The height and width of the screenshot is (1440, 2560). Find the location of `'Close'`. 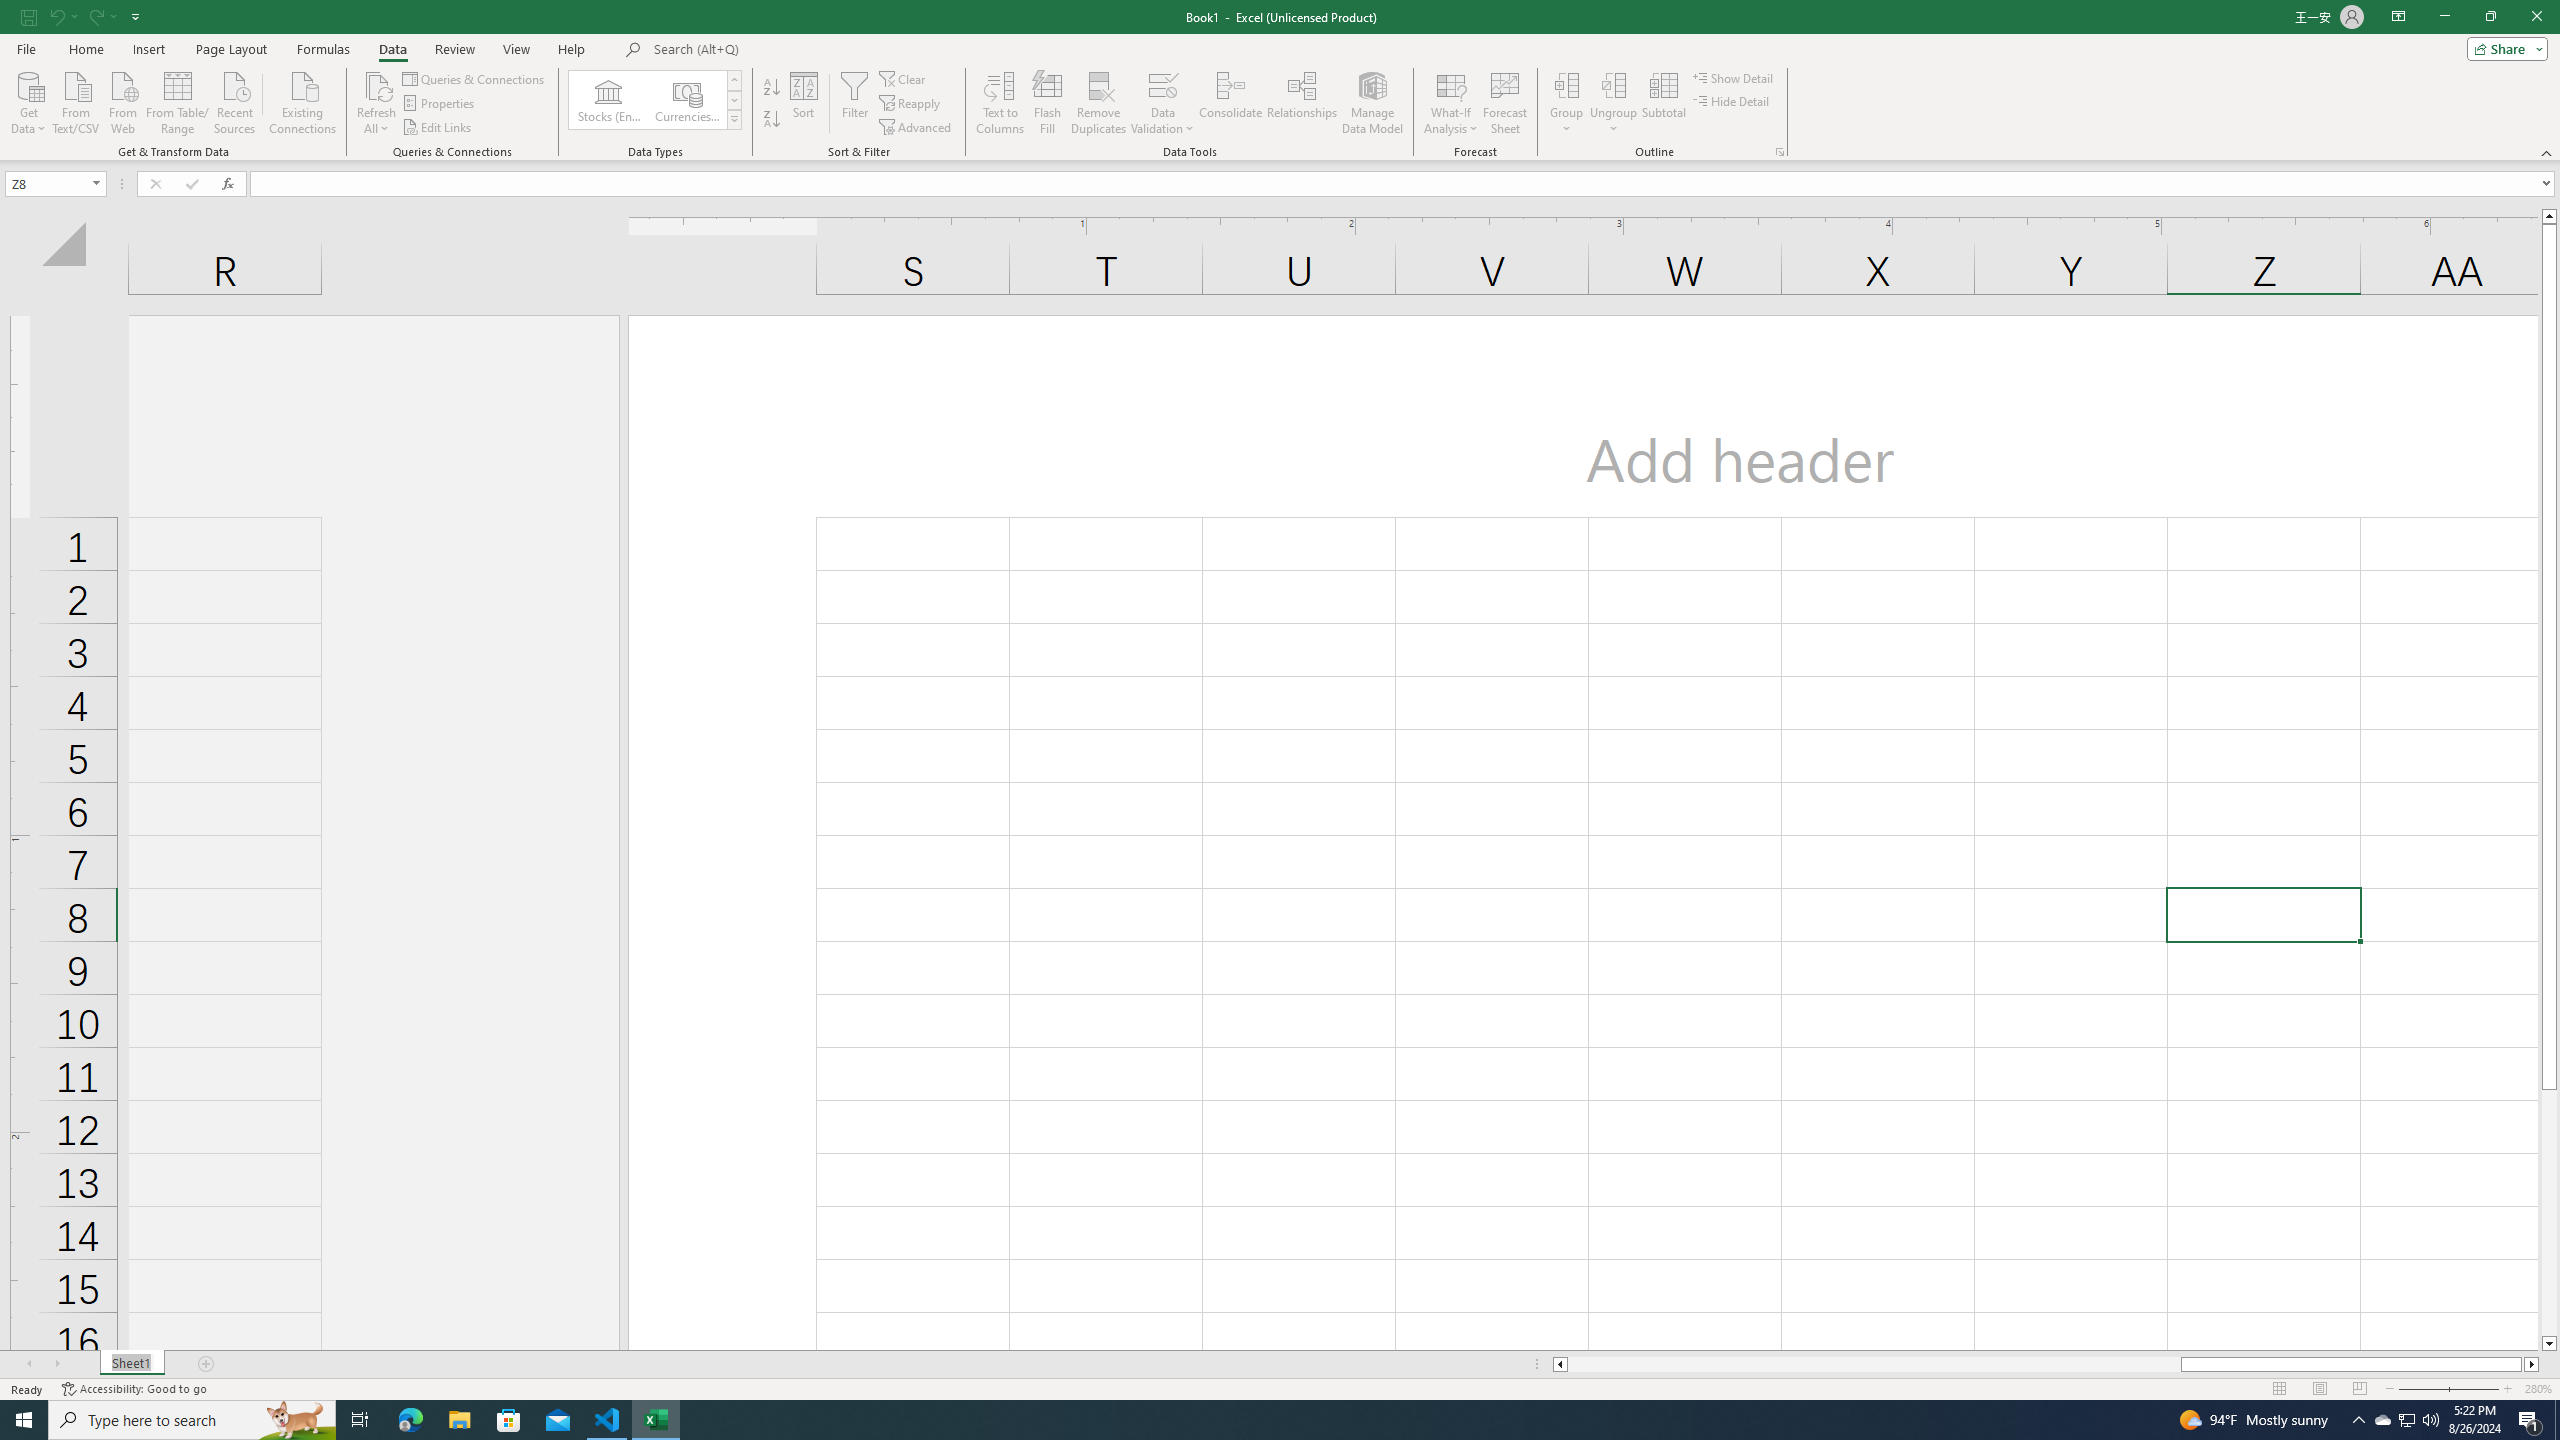

'Close' is located at coordinates (2535, 16).